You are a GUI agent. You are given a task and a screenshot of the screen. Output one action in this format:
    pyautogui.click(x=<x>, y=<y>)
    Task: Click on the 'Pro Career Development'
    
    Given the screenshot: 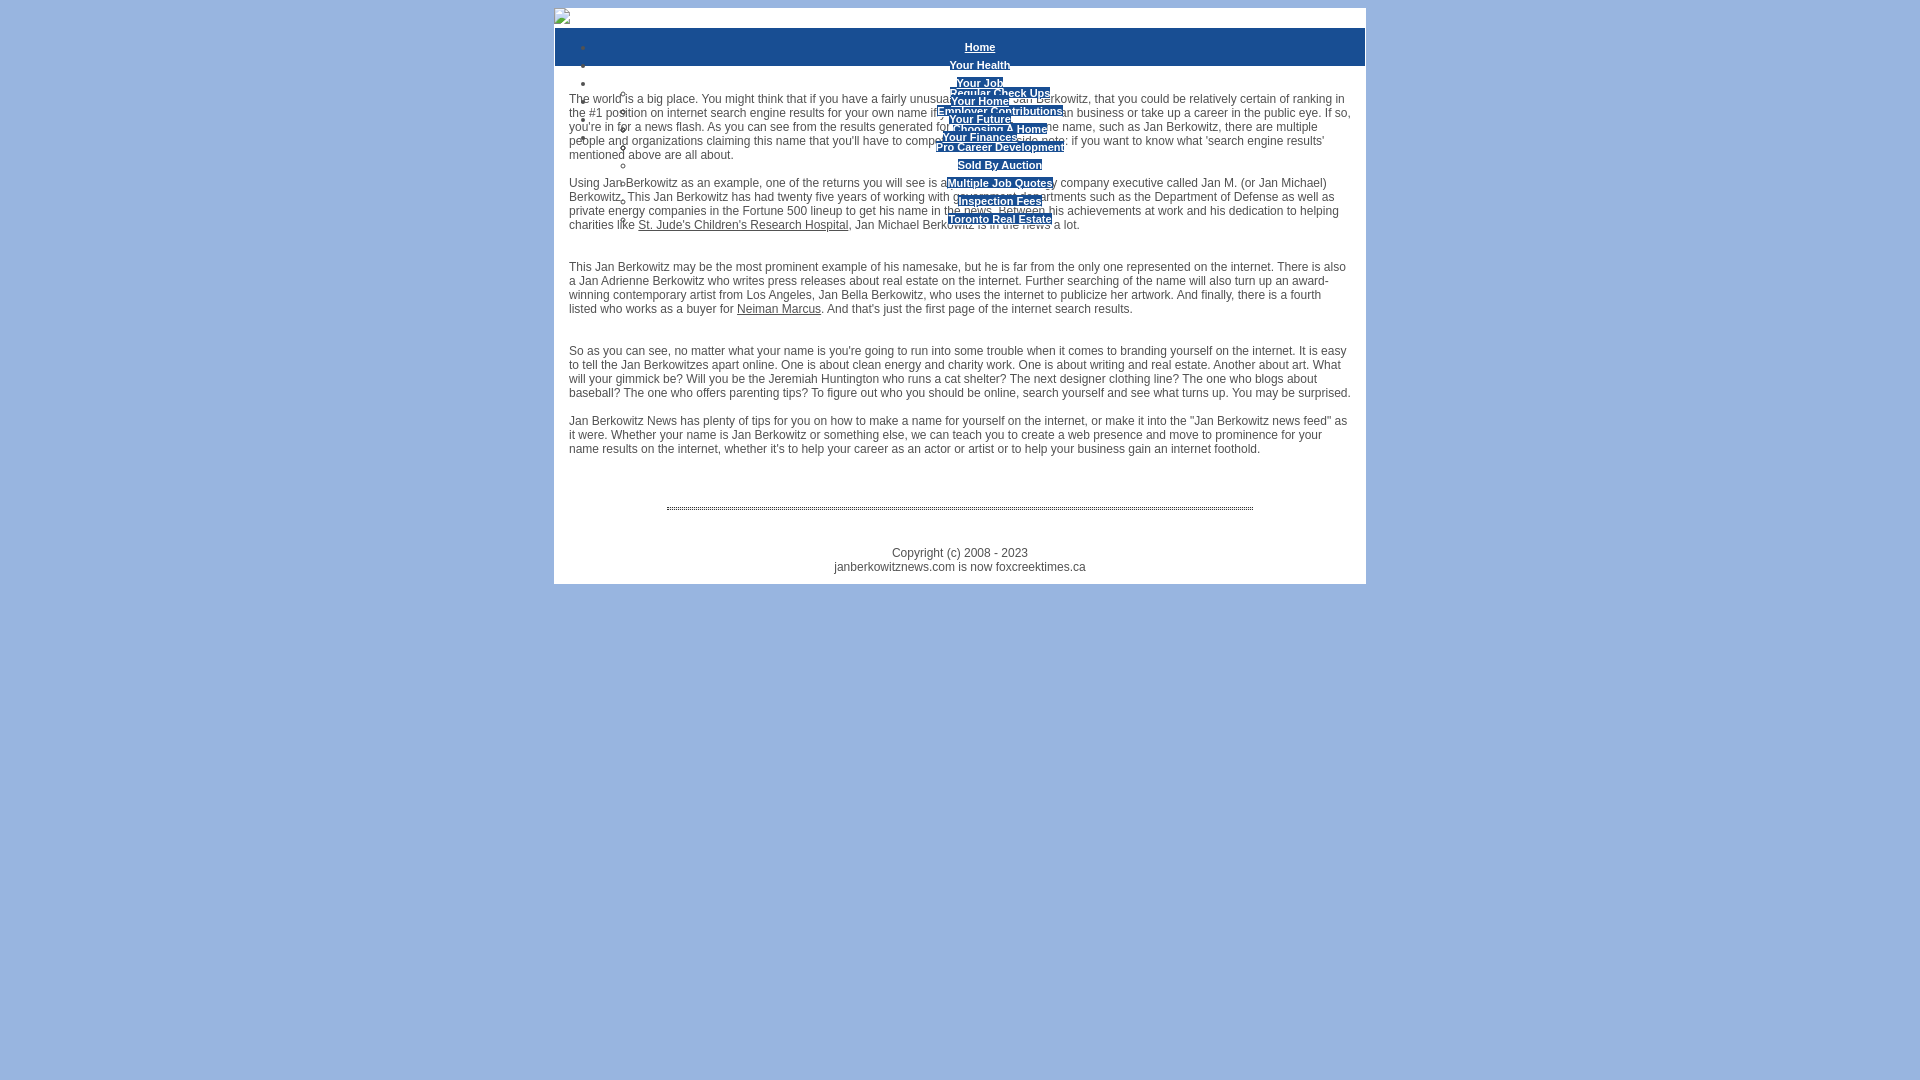 What is the action you would take?
    pyautogui.click(x=999, y=145)
    